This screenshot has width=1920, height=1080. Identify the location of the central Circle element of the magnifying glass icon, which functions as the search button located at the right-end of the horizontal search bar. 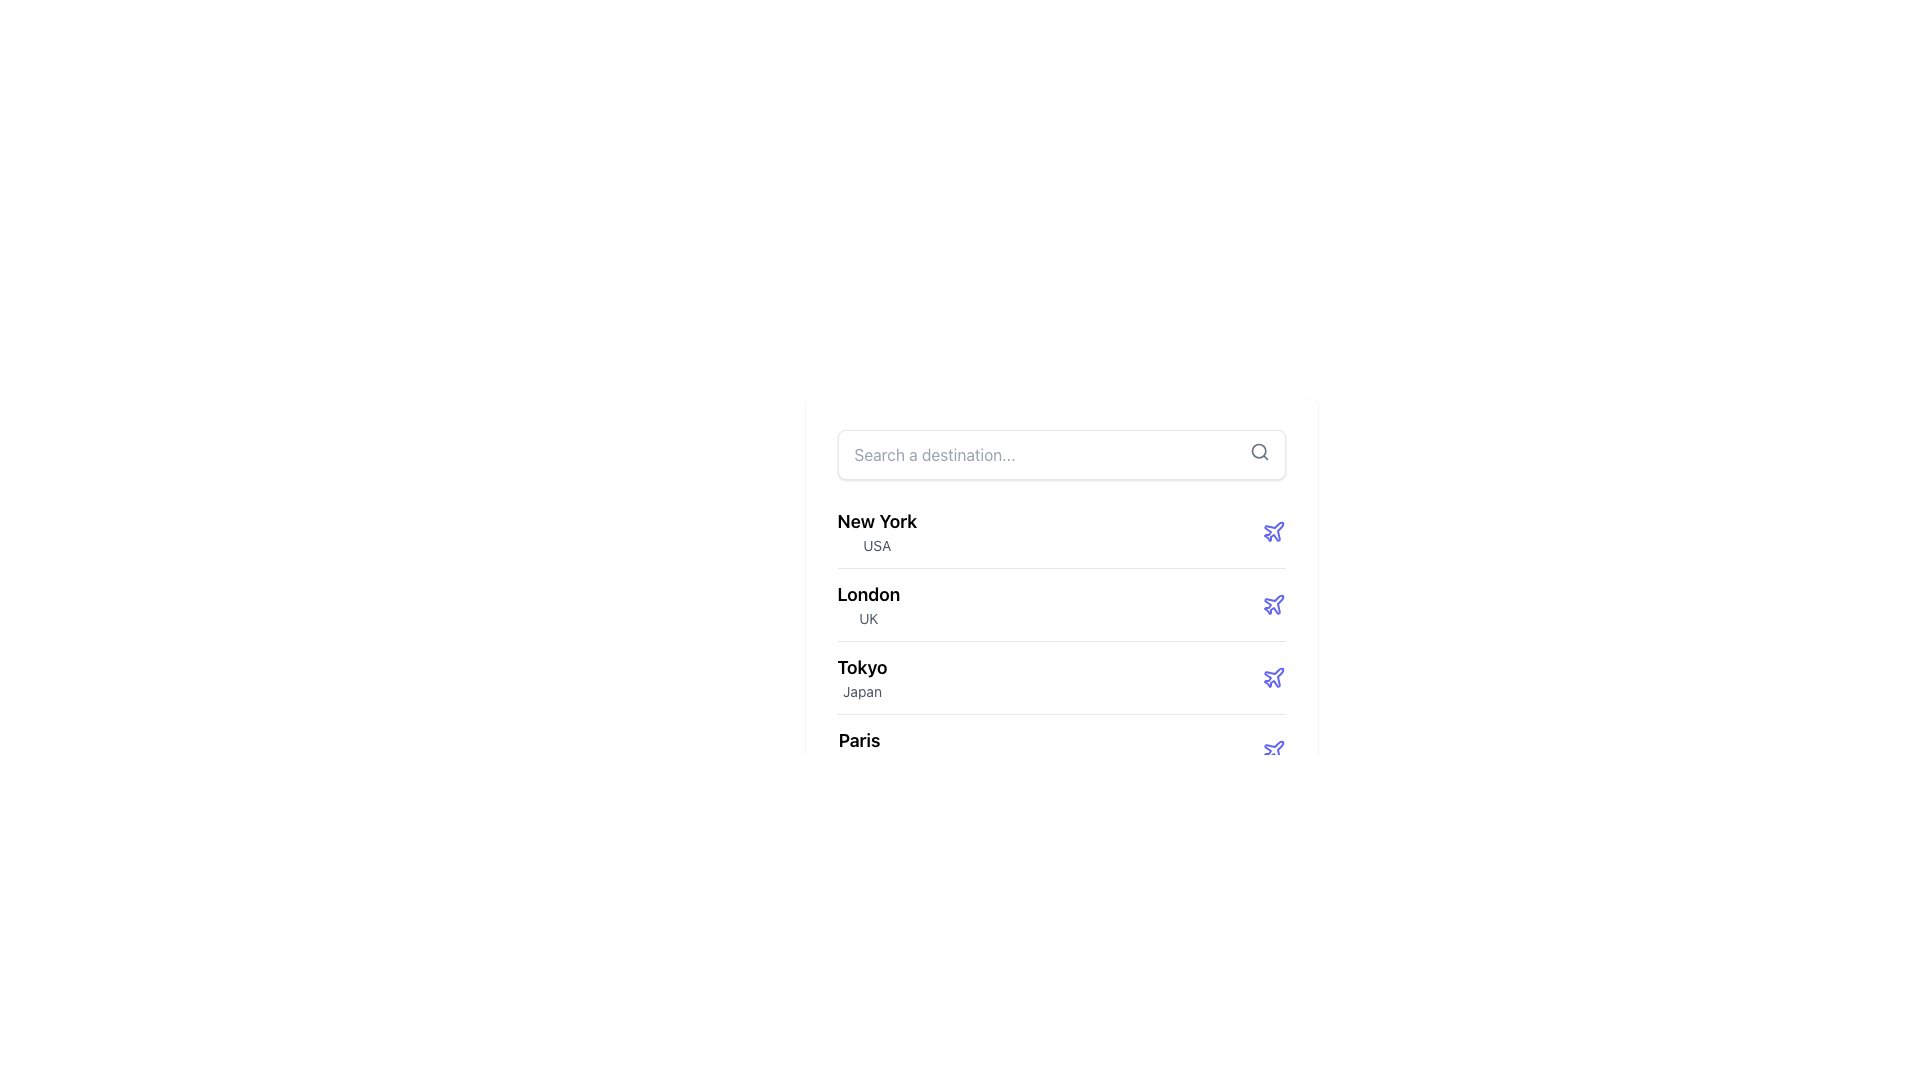
(1257, 451).